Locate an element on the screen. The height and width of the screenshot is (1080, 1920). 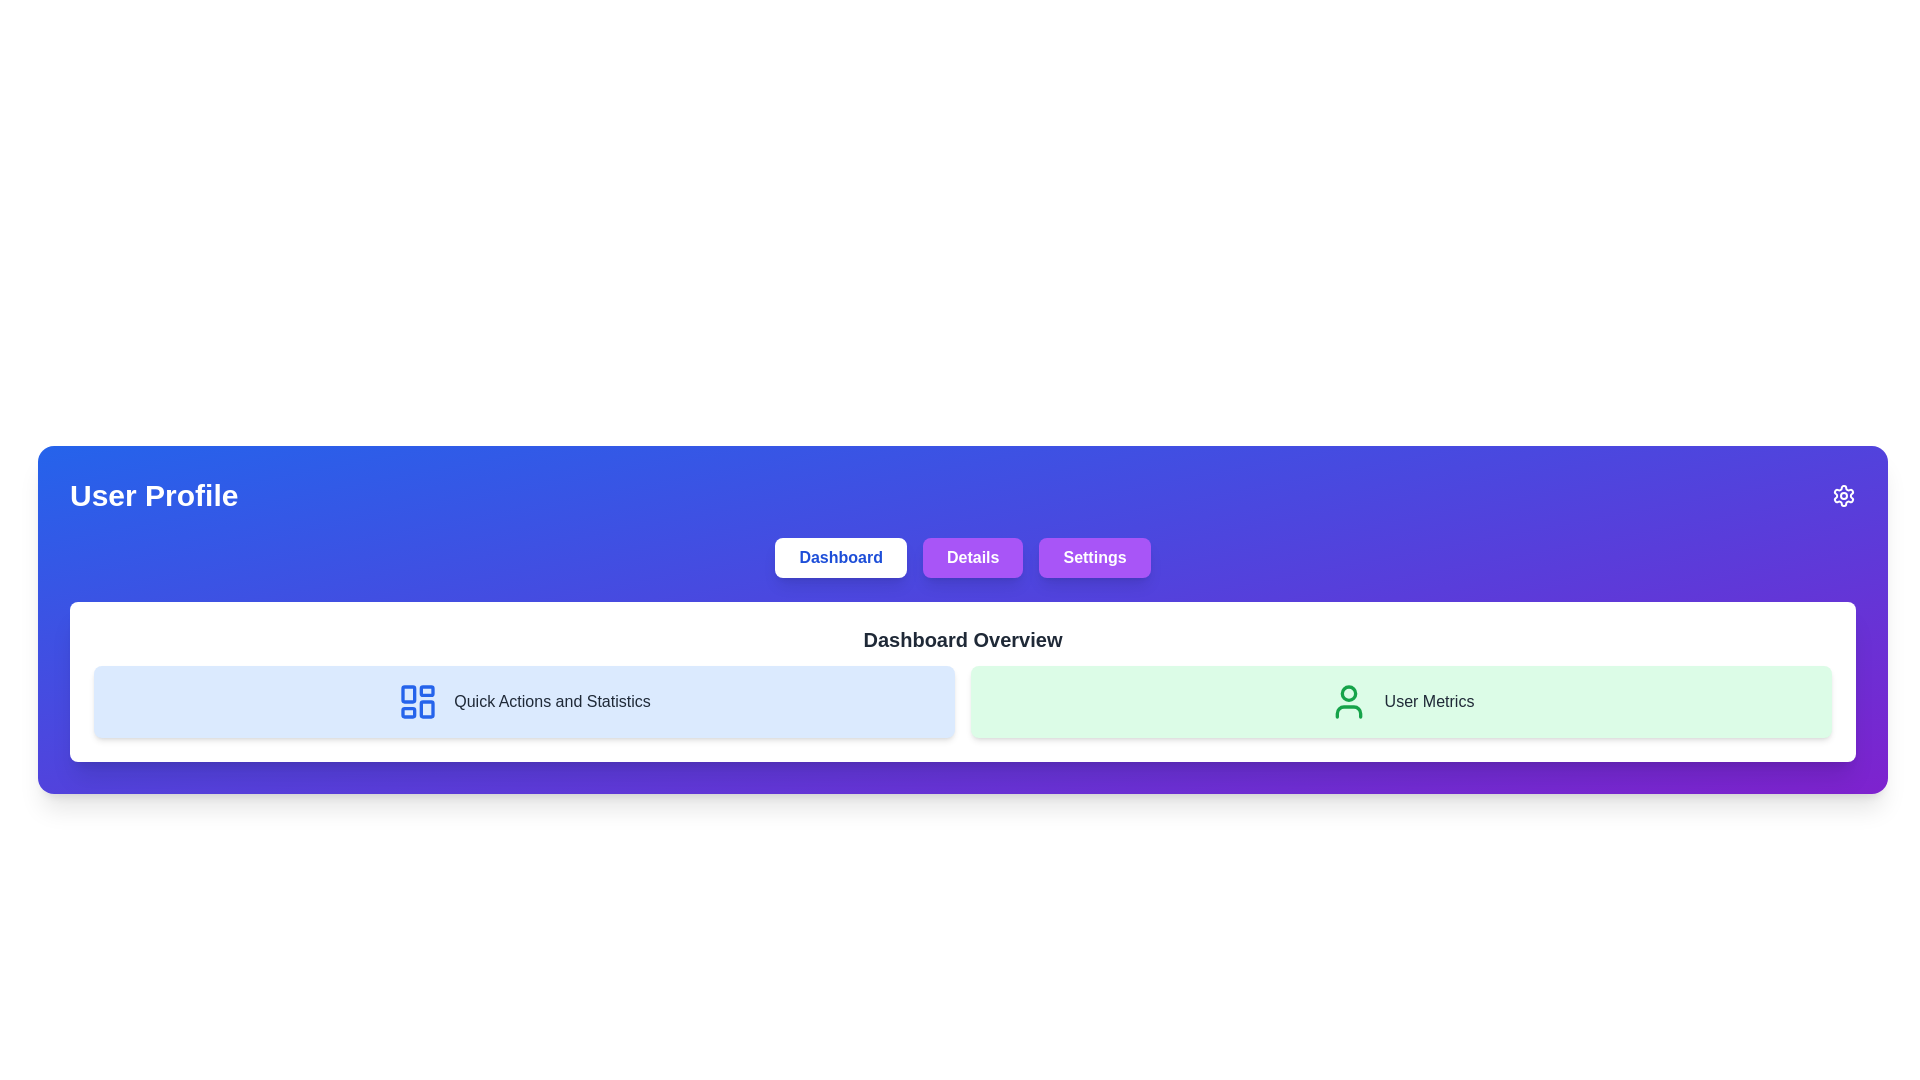
the upper-left rectangle of the SVG icon located on the left side of the interface is located at coordinates (408, 693).